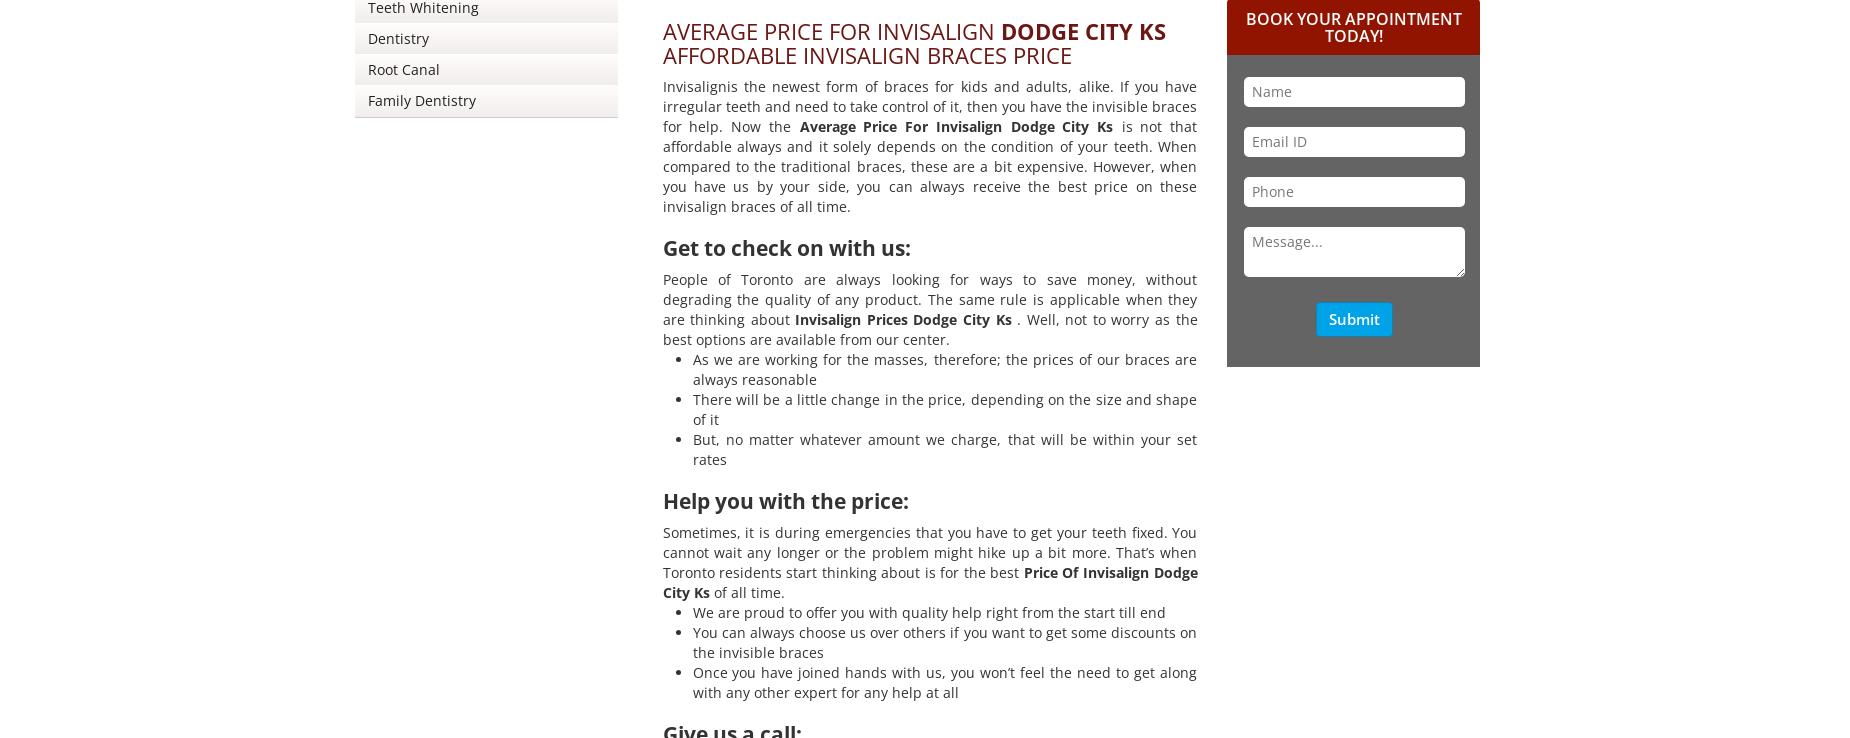 Image resolution: width=1850 pixels, height=738 pixels. What do you see at coordinates (928, 551) in the screenshot?
I see `'Sometimes, it is during emergencies that you have to get your teeth fixed. You cannot wait any longer or the problem might hike up a bit more. That’s when Toronto residents start thinking about is for the best'` at bounding box center [928, 551].